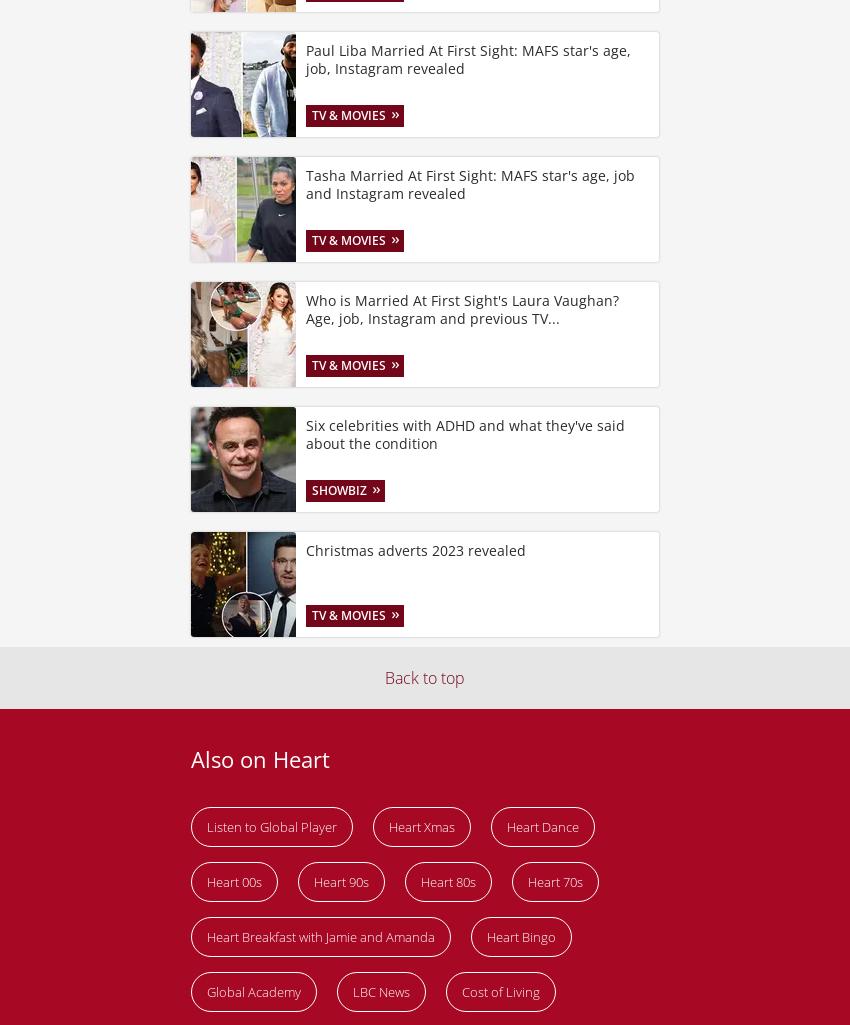 The width and height of the screenshot is (850, 1025). Describe the element at coordinates (205, 825) in the screenshot. I see `'Listen to Global Player'` at that location.